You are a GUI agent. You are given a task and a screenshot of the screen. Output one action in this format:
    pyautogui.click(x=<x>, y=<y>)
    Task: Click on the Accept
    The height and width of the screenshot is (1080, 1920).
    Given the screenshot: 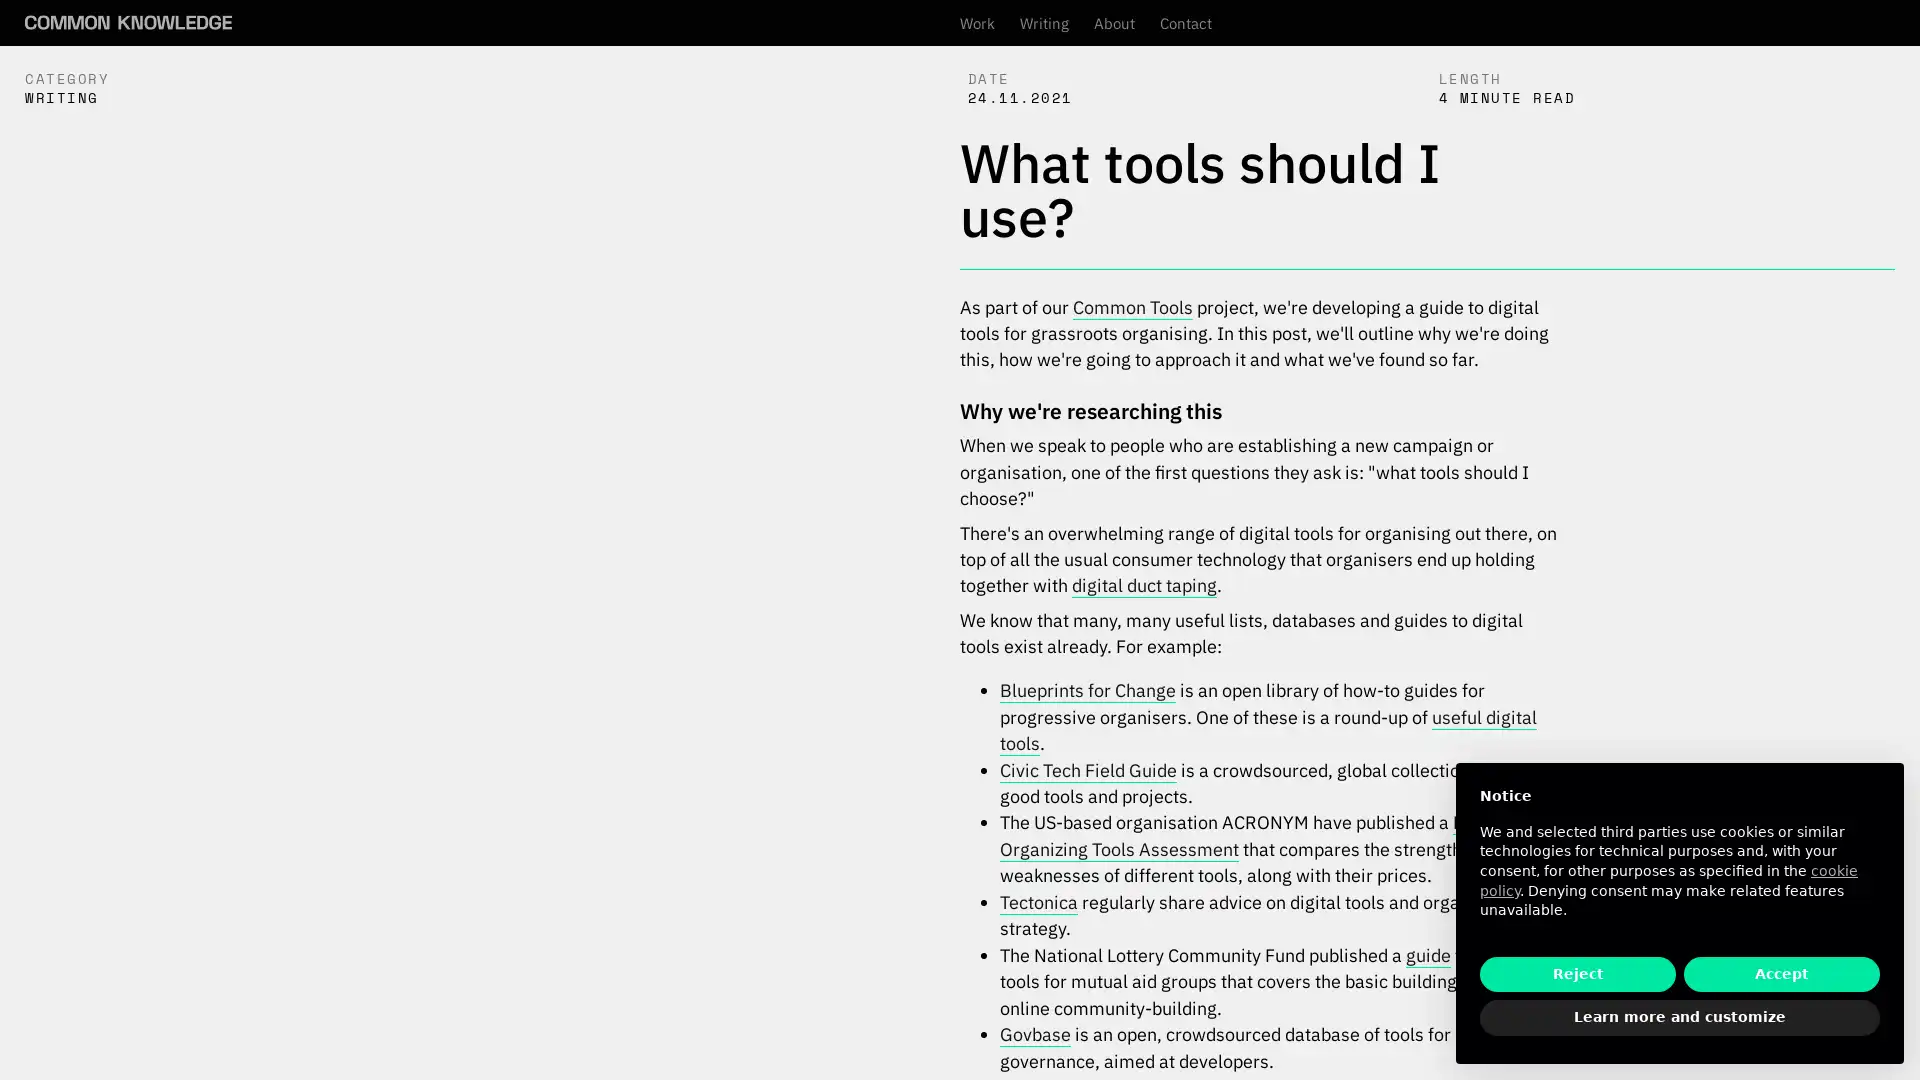 What is the action you would take?
    pyautogui.click(x=1781, y=973)
    